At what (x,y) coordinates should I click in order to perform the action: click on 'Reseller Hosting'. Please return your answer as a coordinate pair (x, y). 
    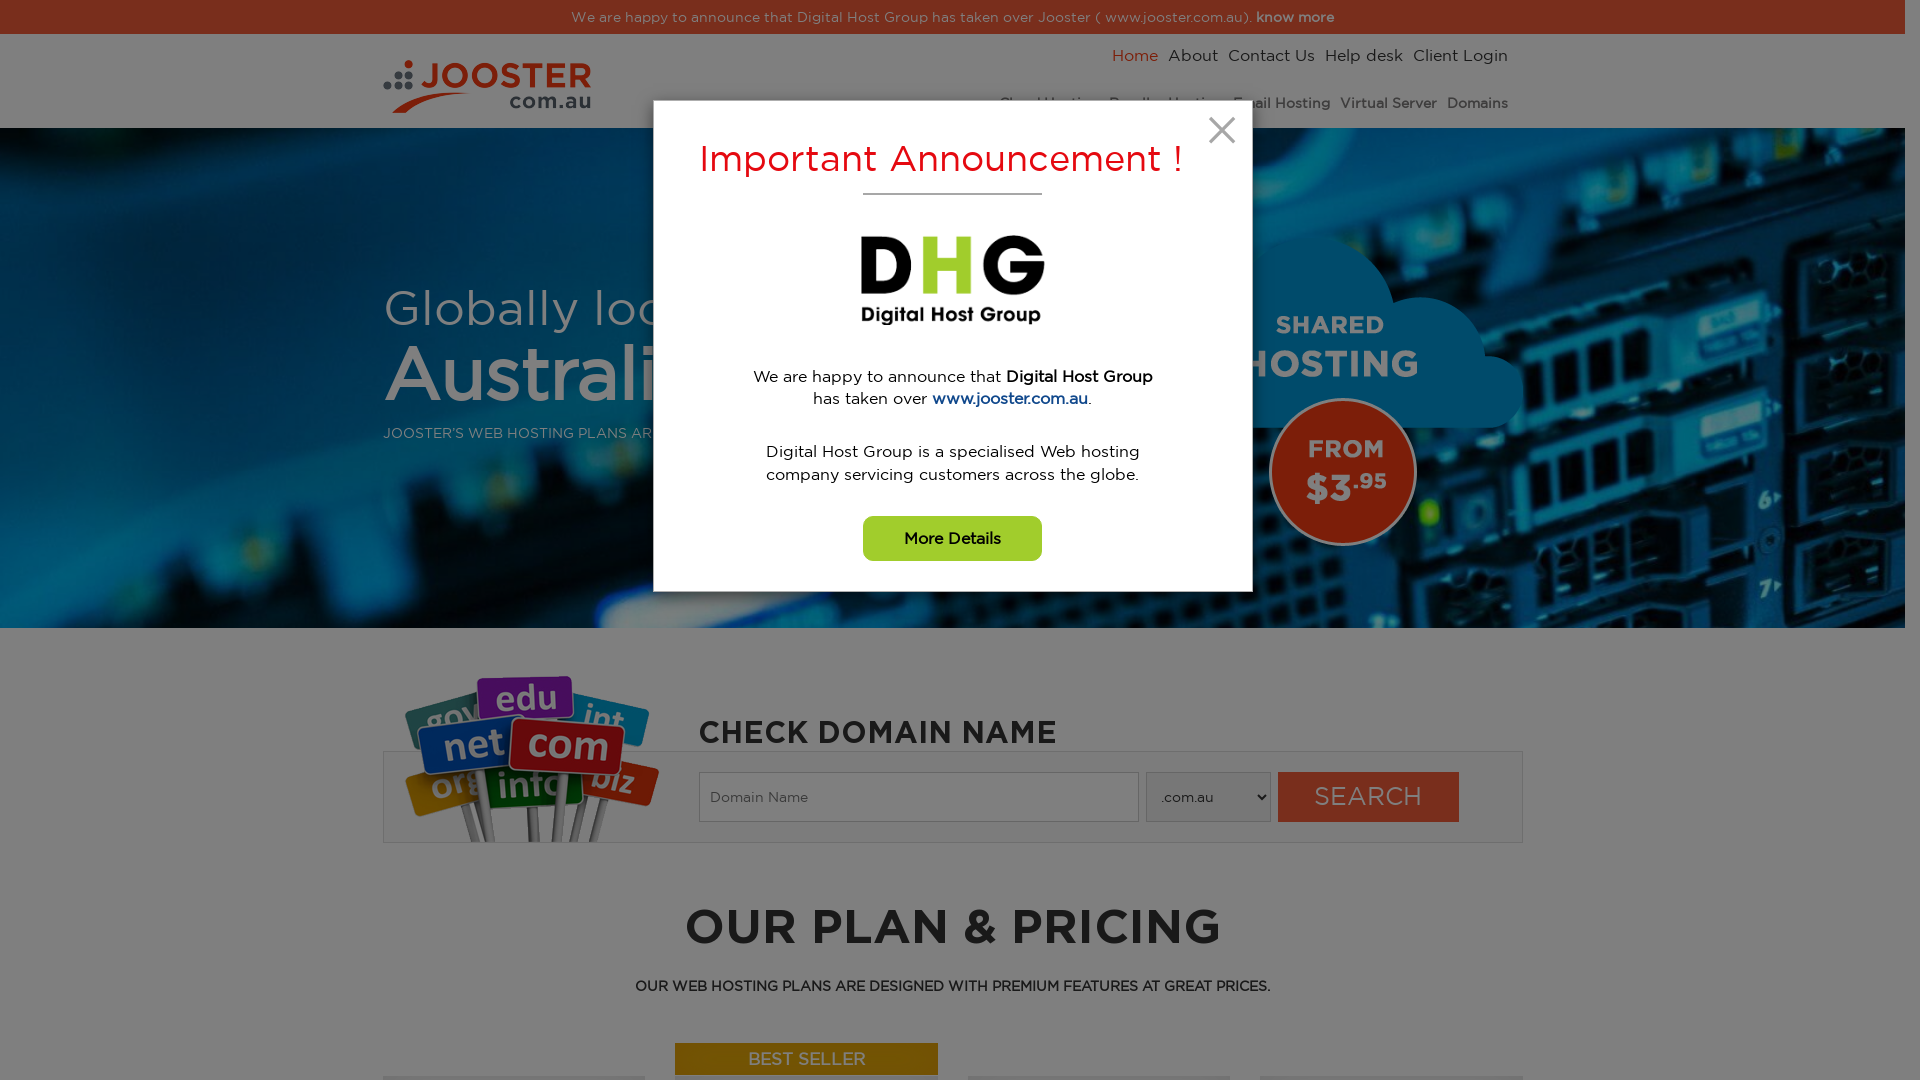
    Looking at the image, I should click on (1107, 104).